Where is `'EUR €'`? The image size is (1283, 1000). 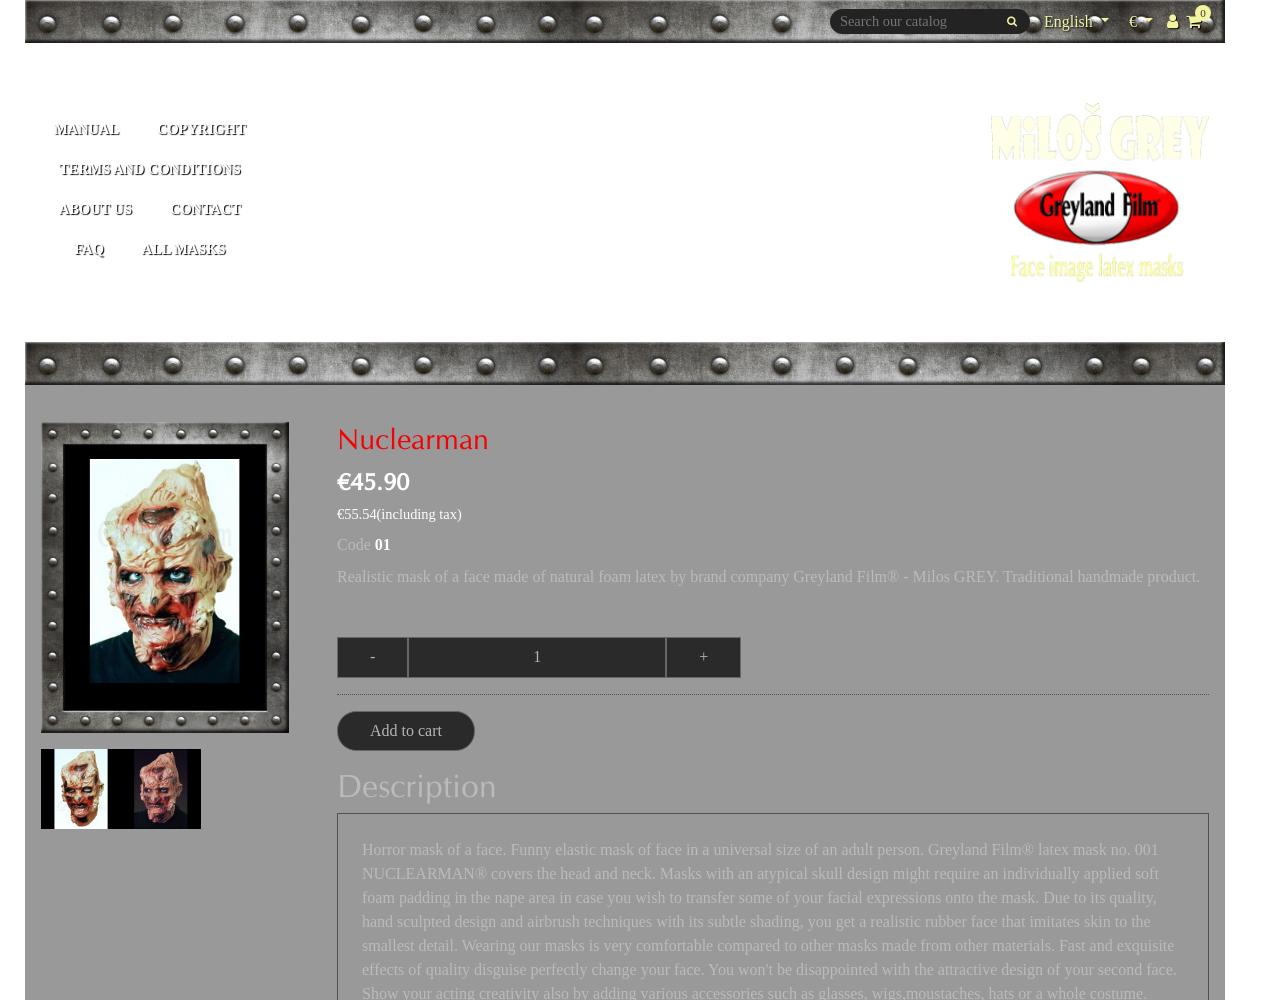
'EUR €' is located at coordinates (1167, 98).